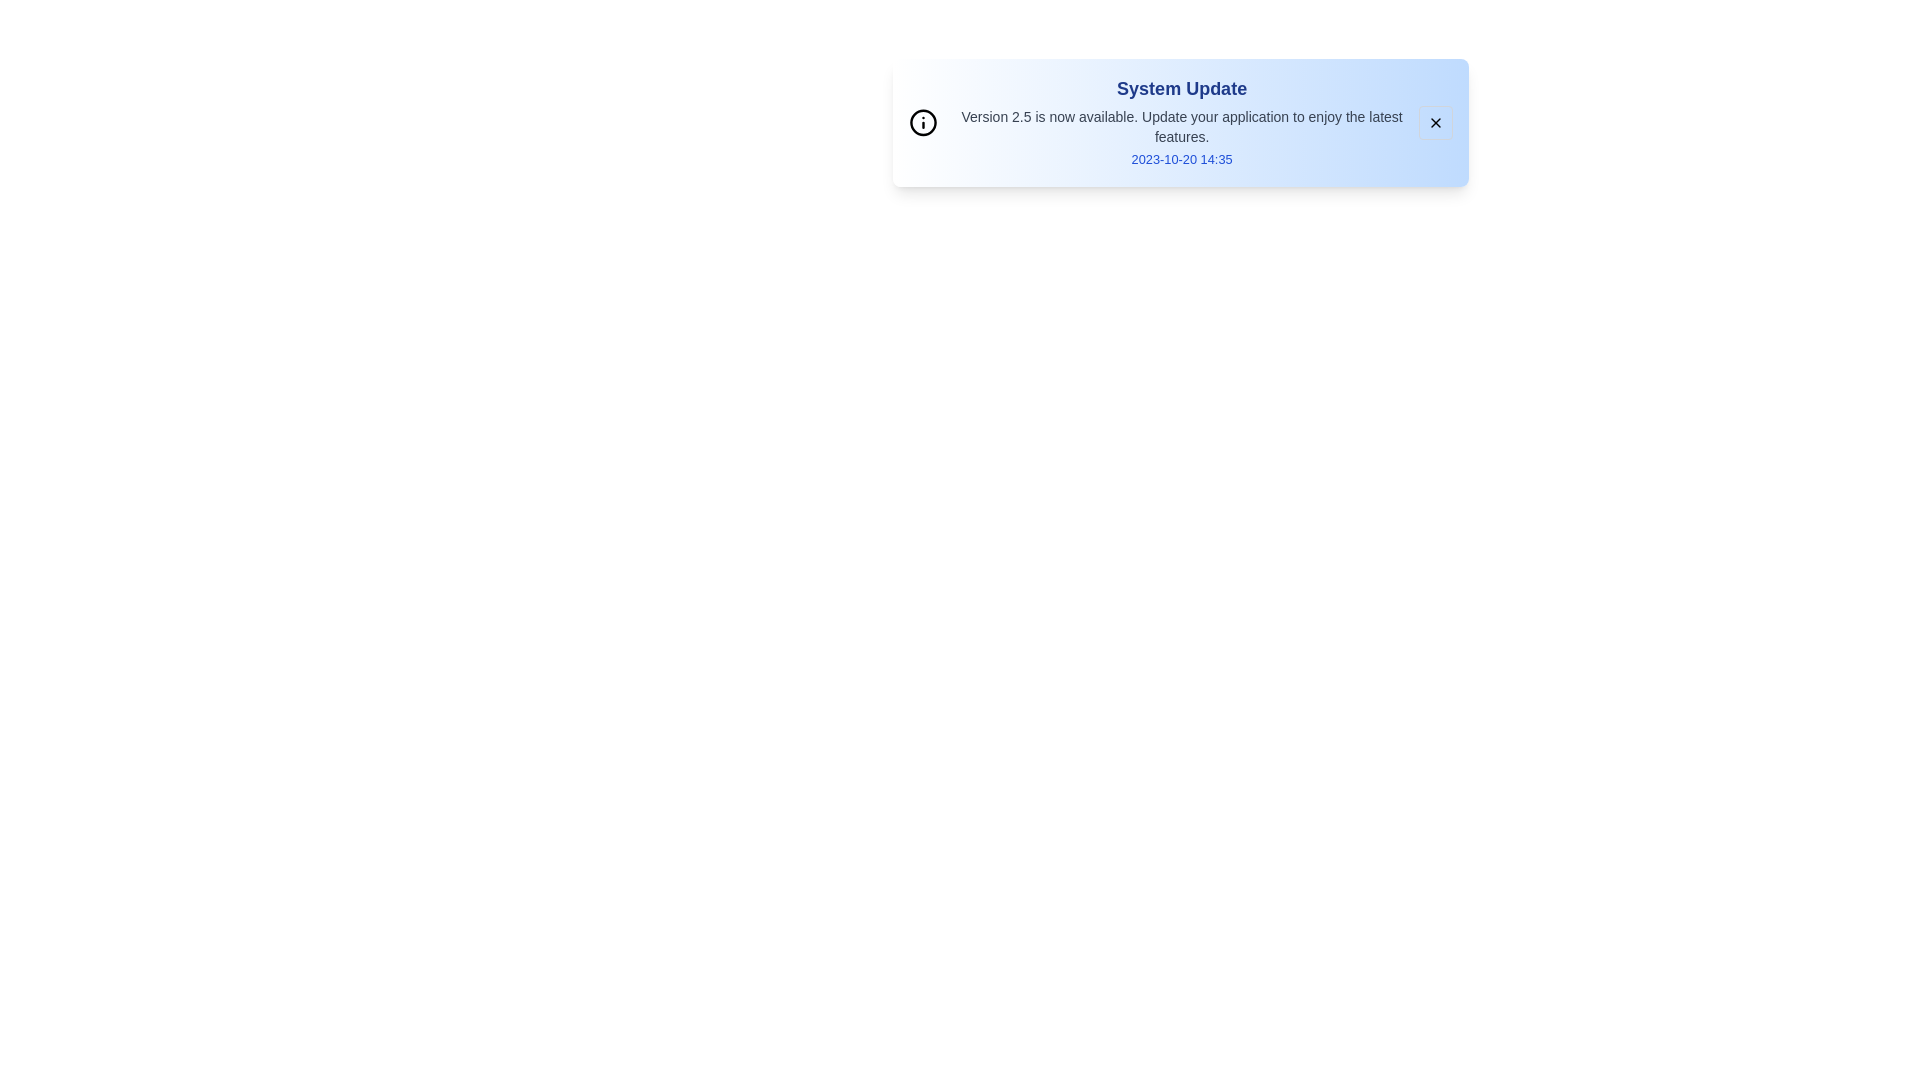  Describe the element at coordinates (922, 123) in the screenshot. I see `the alert icon to examine its visual information` at that location.